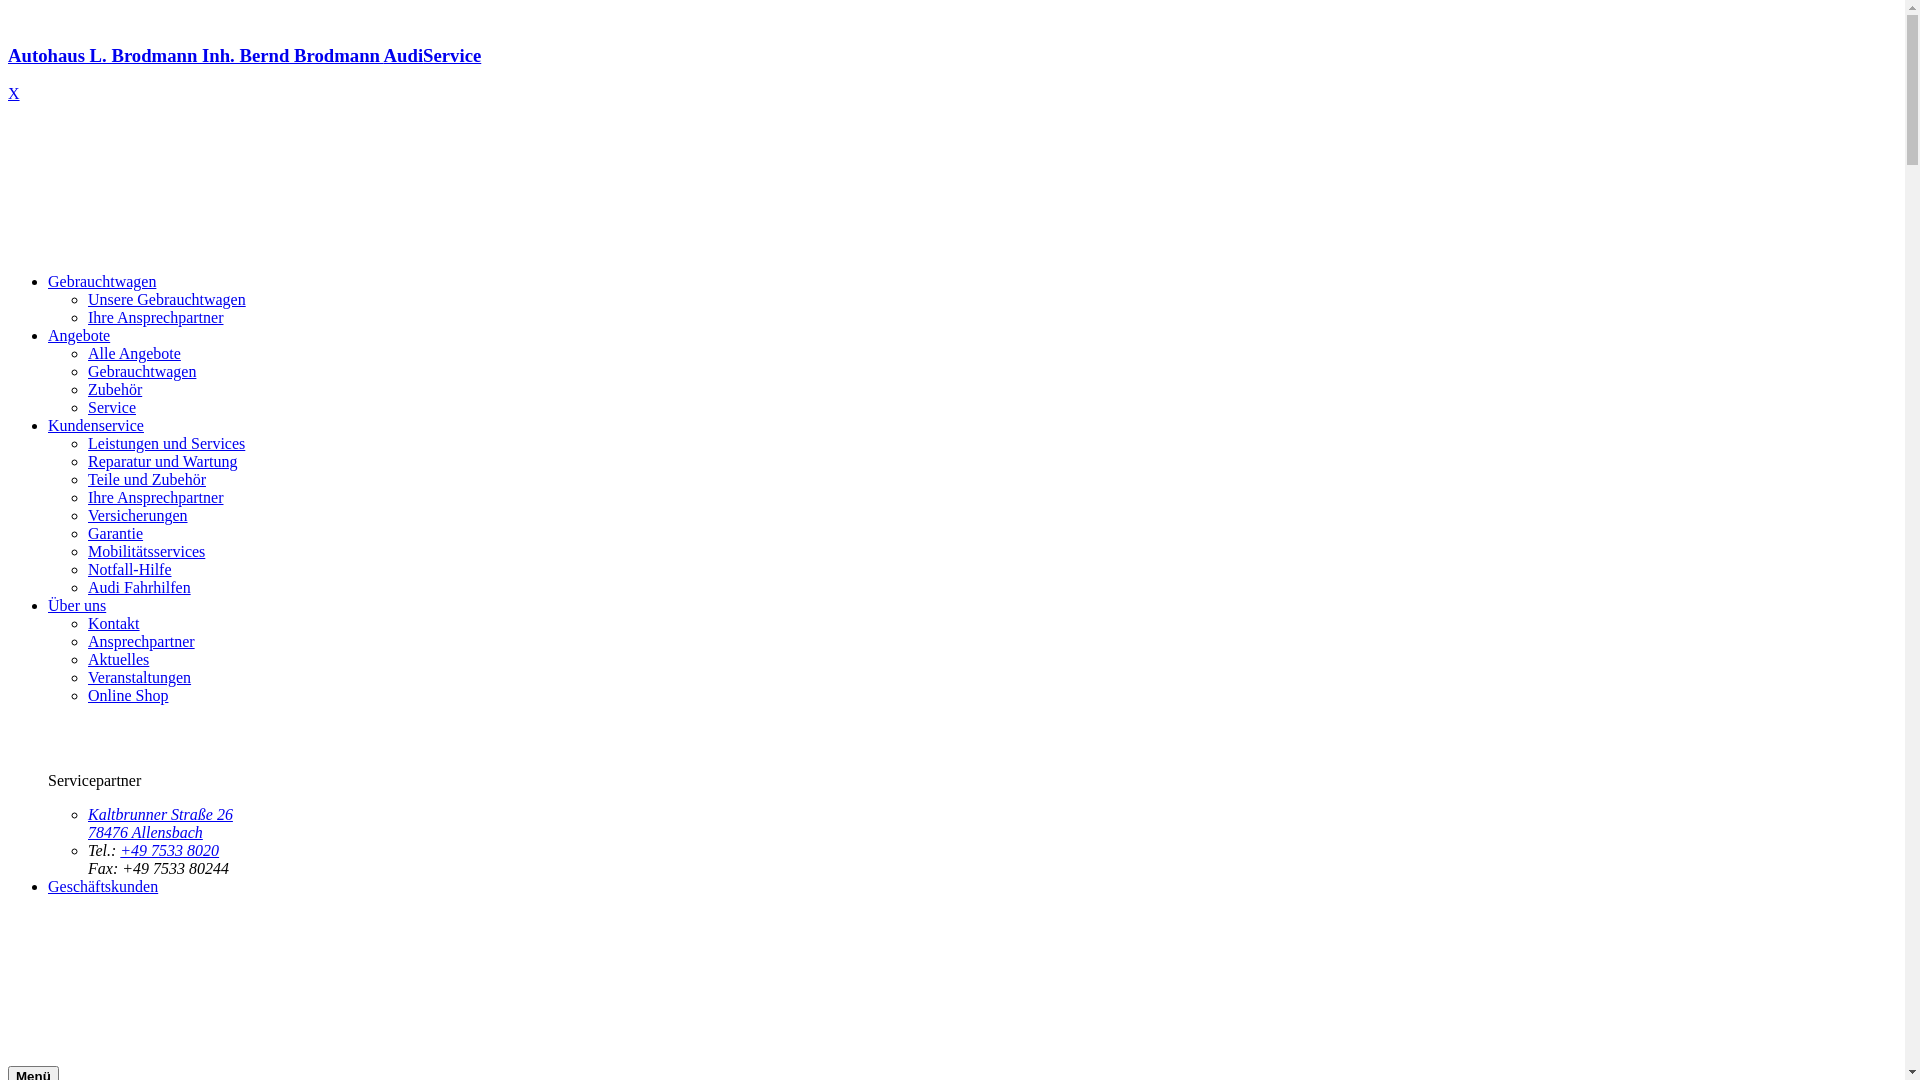  Describe the element at coordinates (110, 406) in the screenshot. I see `'Service'` at that location.